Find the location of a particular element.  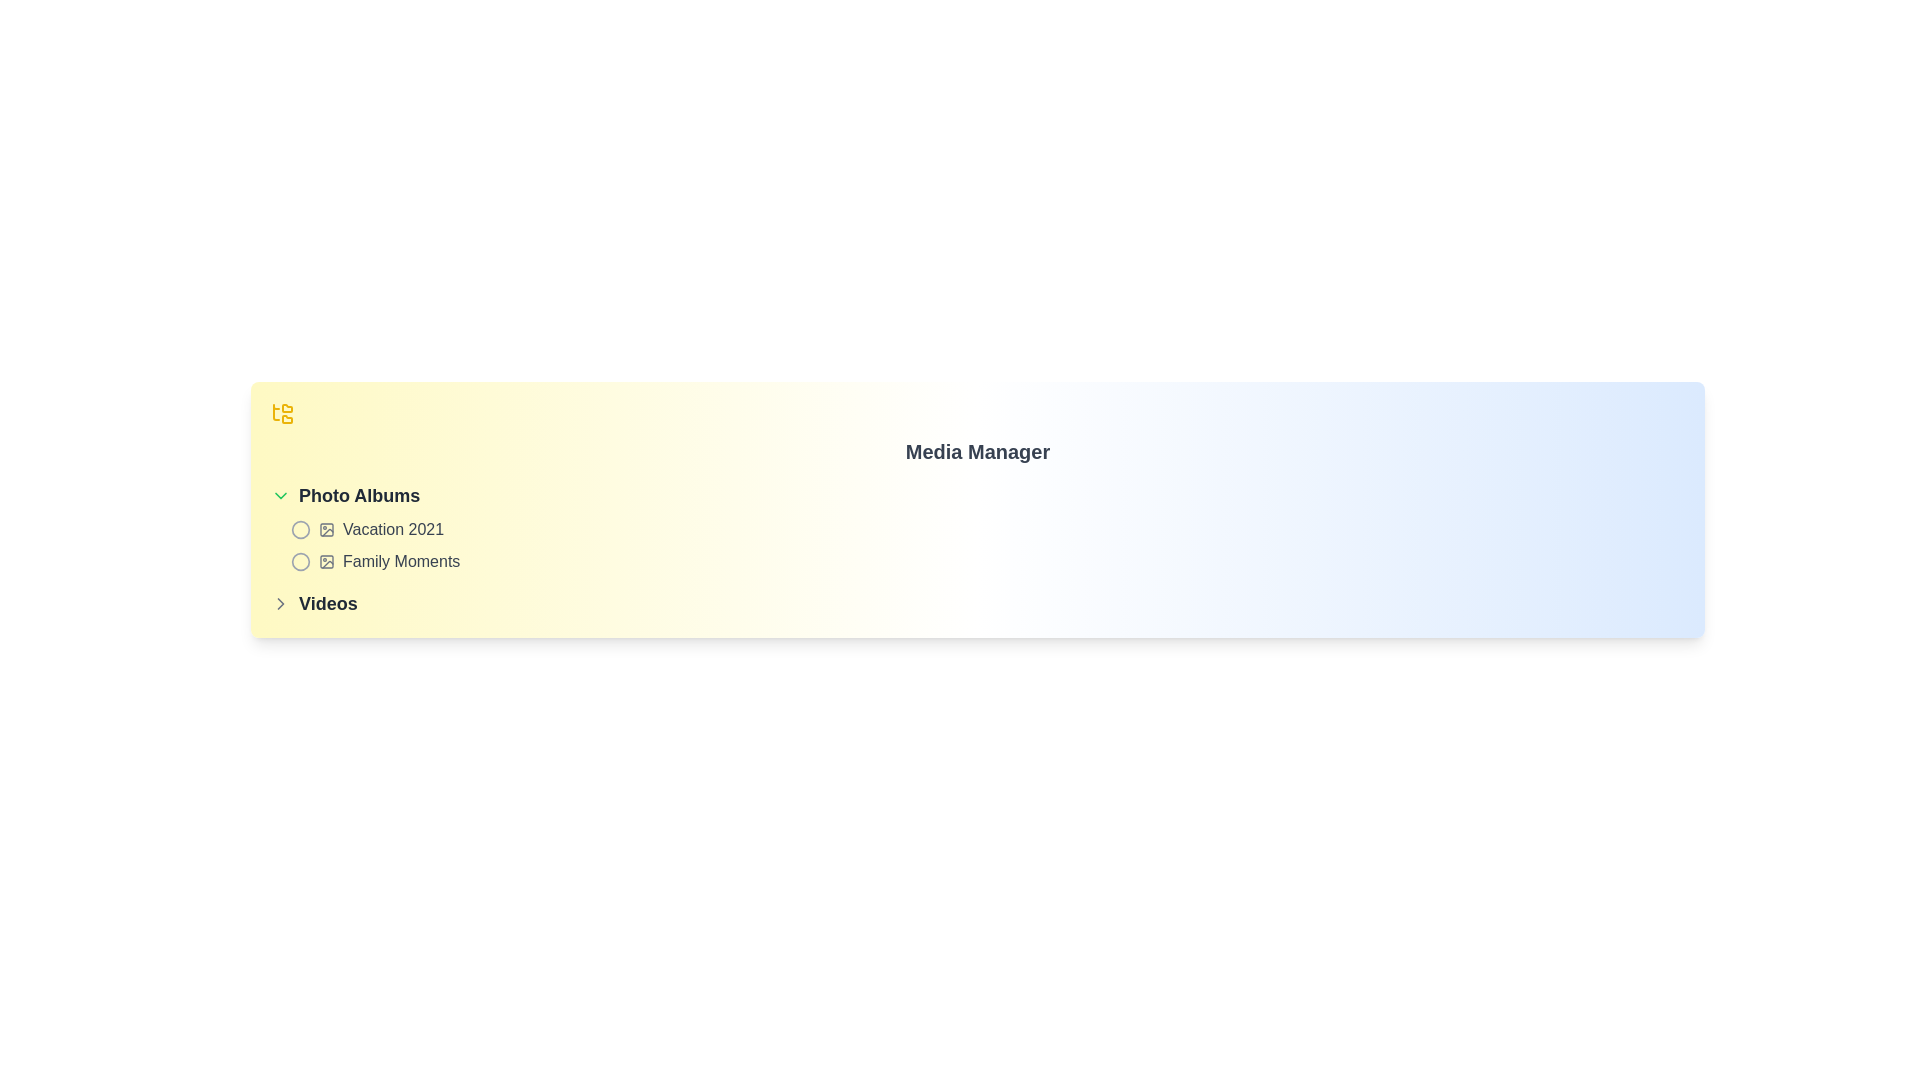

the unselected radio button under the 'Photo Albums' section, specifically the second circular icon aligned with 'Family Moments' is located at coordinates (300, 562).